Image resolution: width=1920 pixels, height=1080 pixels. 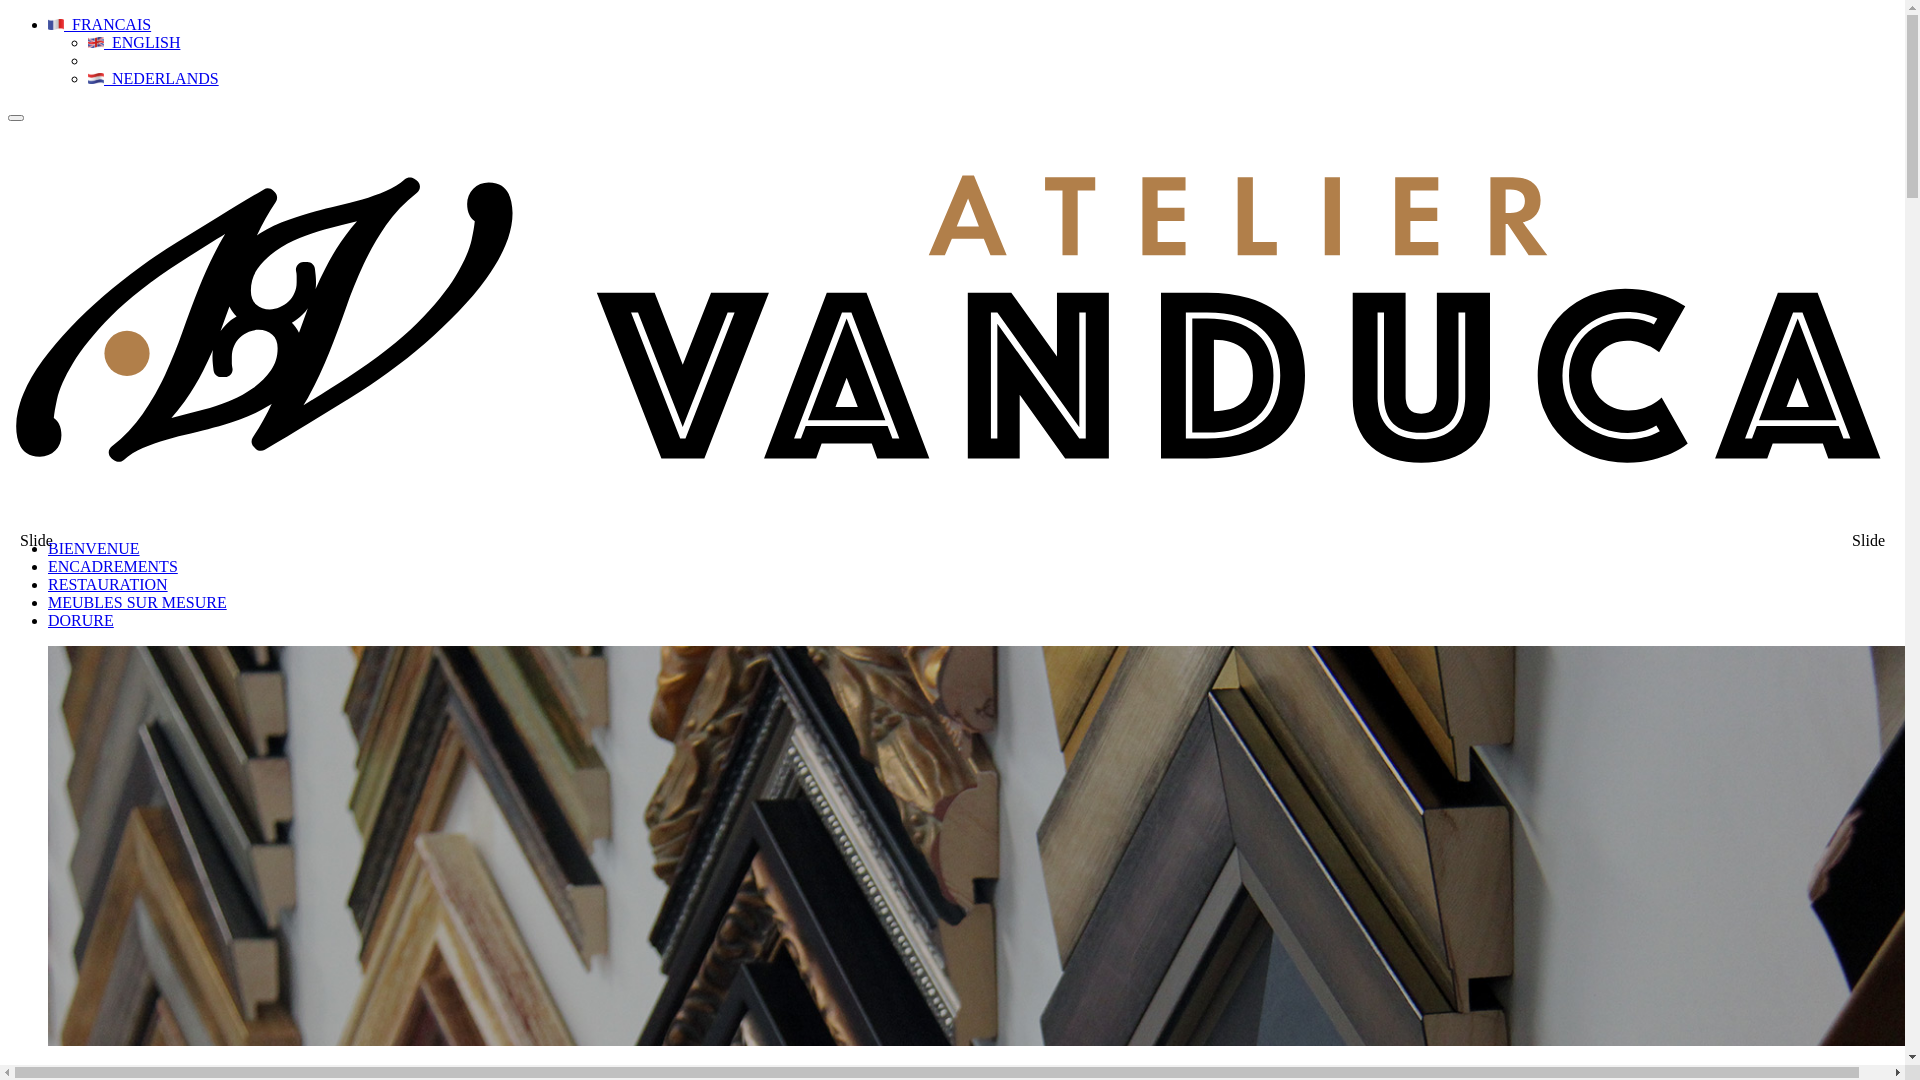 What do you see at coordinates (80, 619) in the screenshot?
I see `'DORURE'` at bounding box center [80, 619].